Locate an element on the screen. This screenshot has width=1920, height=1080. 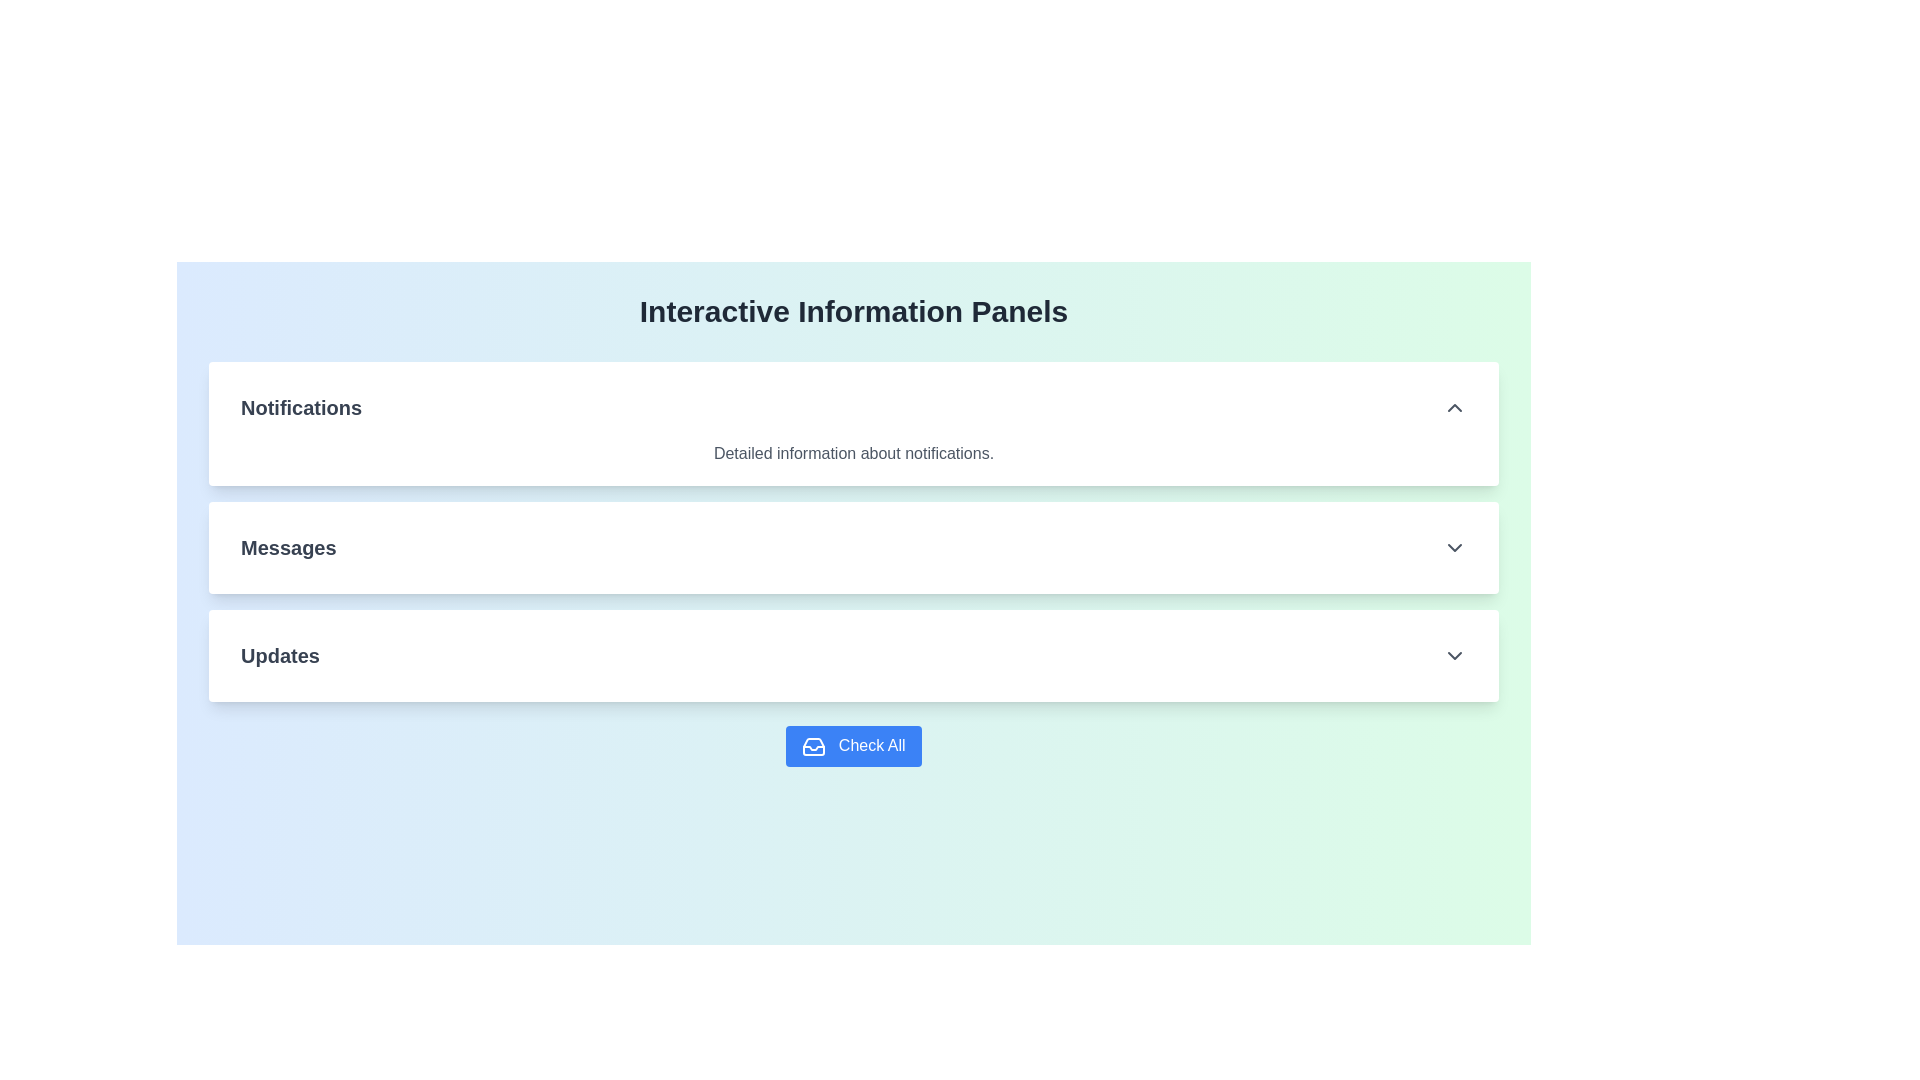
the inbox/check-all icon located to the left of the 'Check All' button at the bottom center of the interface for informational purposes is located at coordinates (814, 746).